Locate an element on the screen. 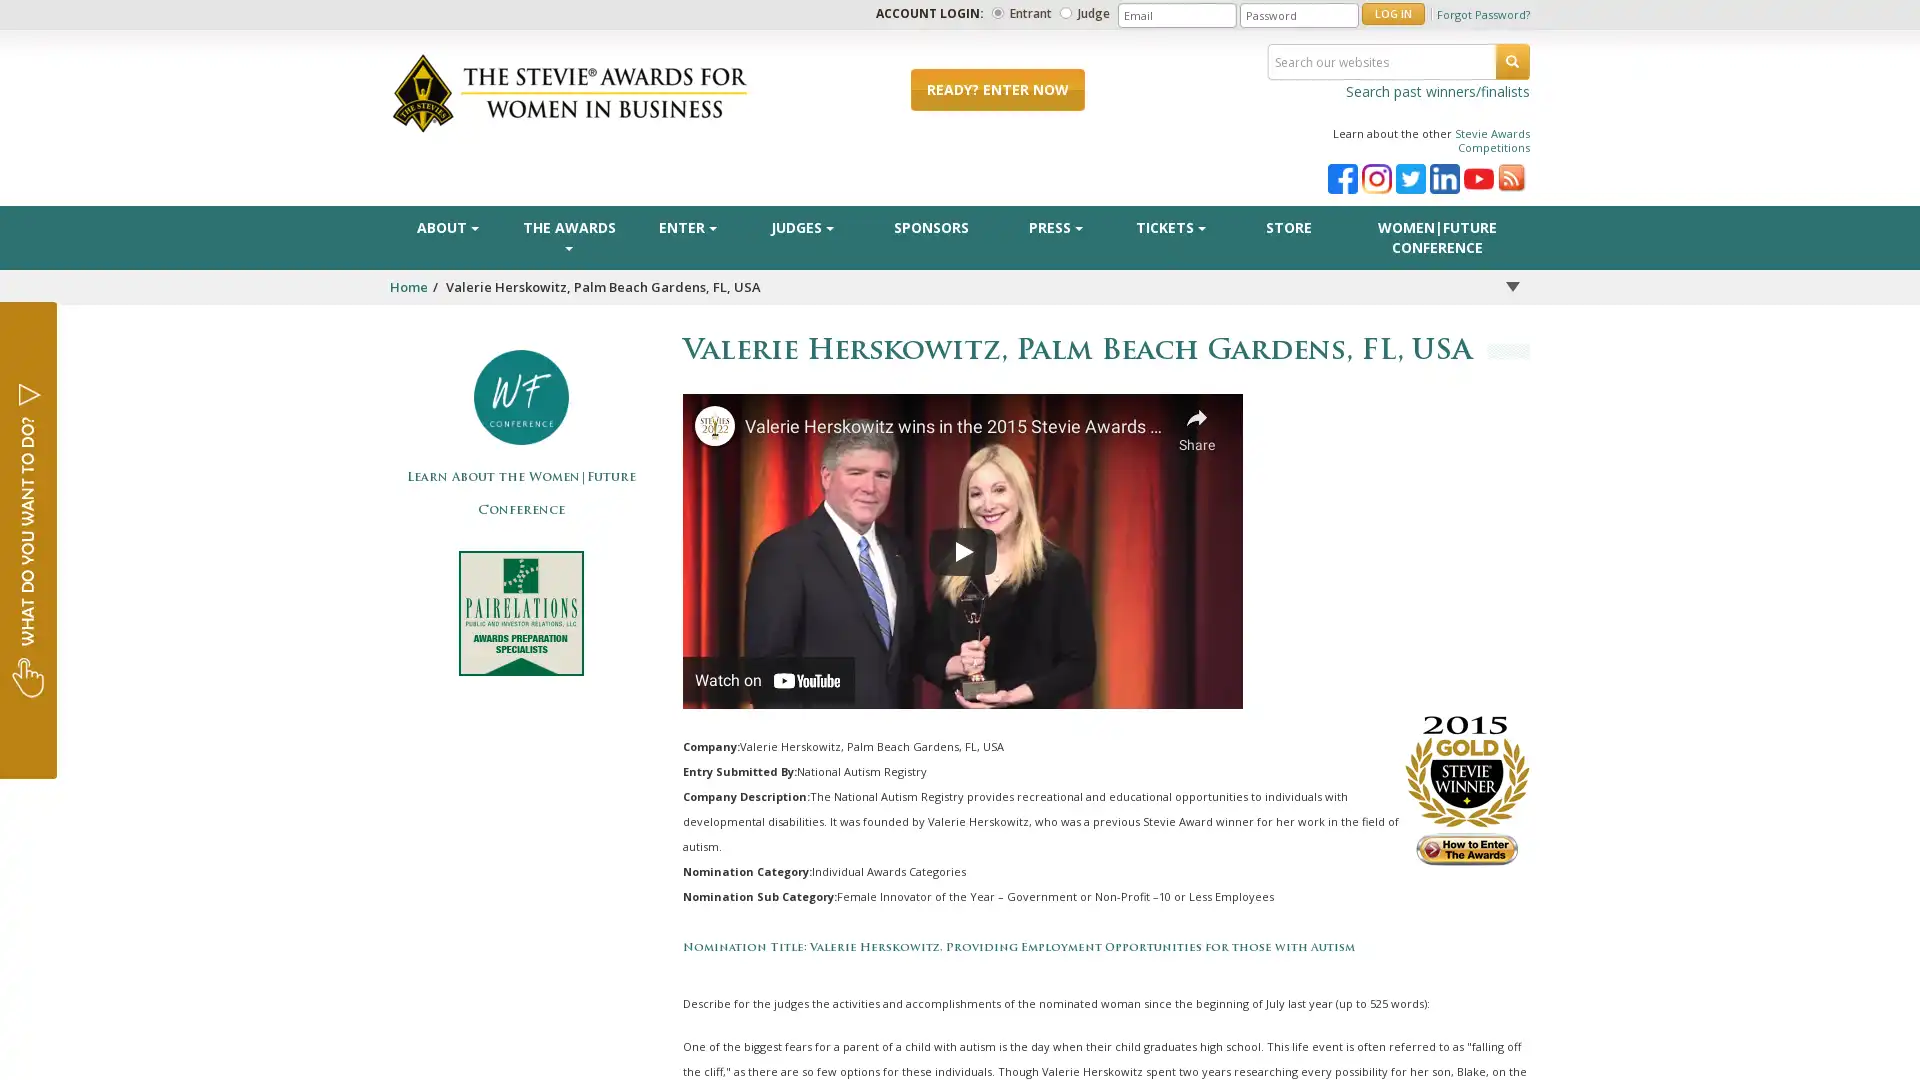  LOG IN is located at coordinates (1392, 14).